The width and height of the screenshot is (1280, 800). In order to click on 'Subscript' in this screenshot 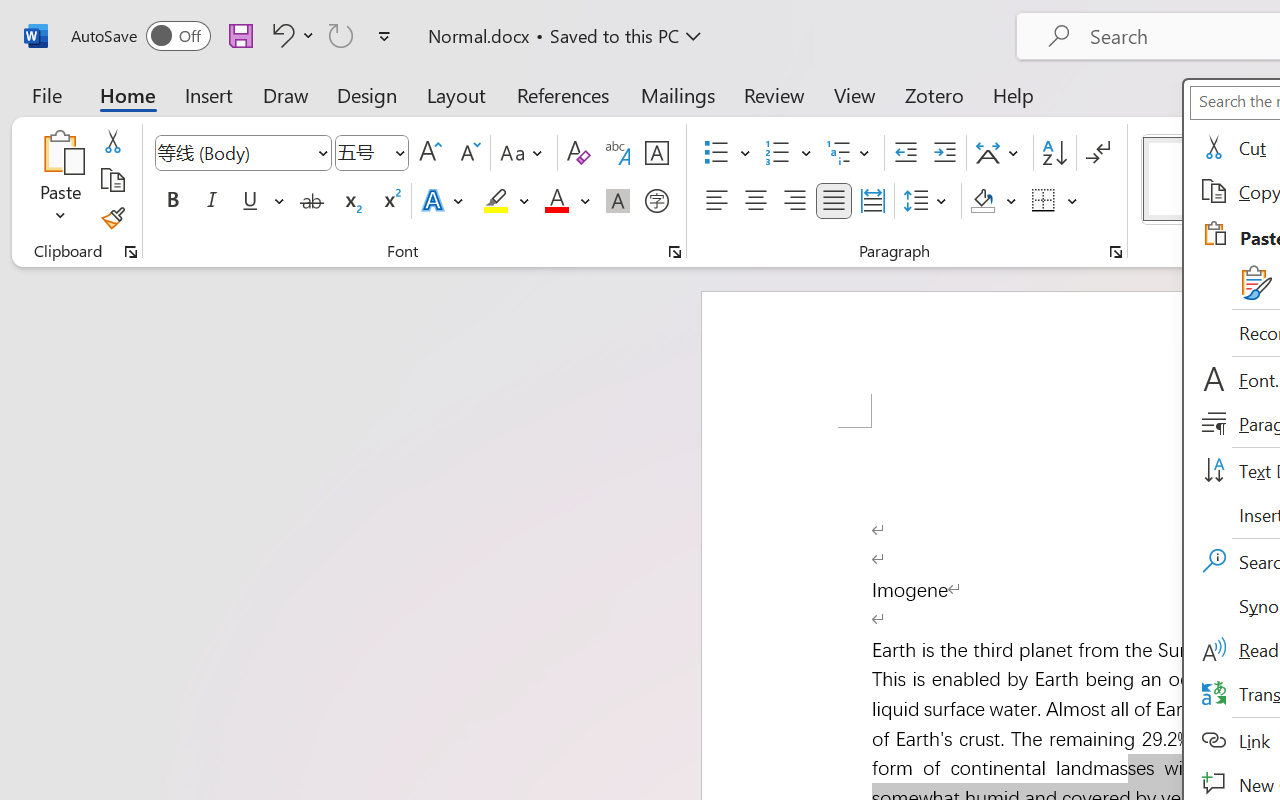, I will do `click(350, 201)`.